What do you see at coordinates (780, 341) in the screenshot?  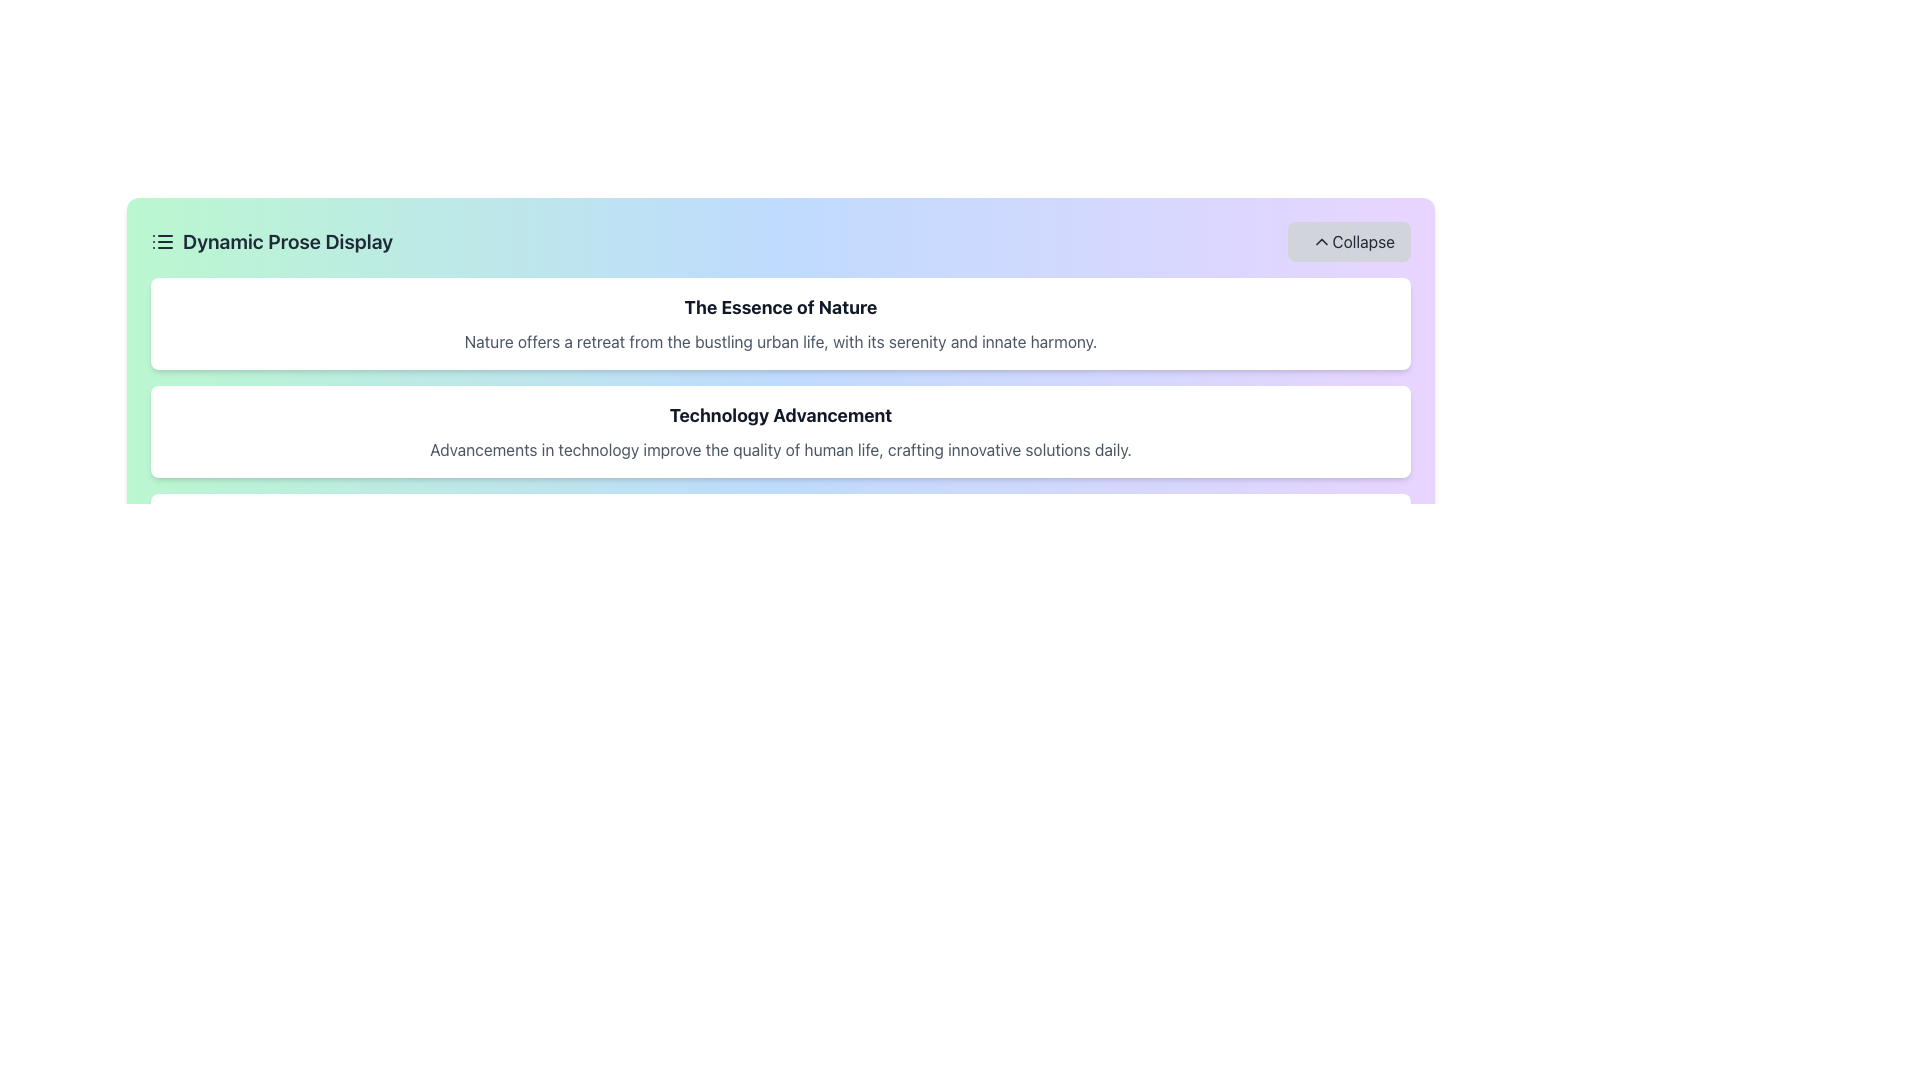 I see `text content of the element displaying 'Nature offers a retreat from the bustling urban life, with its serenity and innate harmony.' which is styled in a compact serif font and appears below the heading 'The Essence of Nature.'` at bounding box center [780, 341].